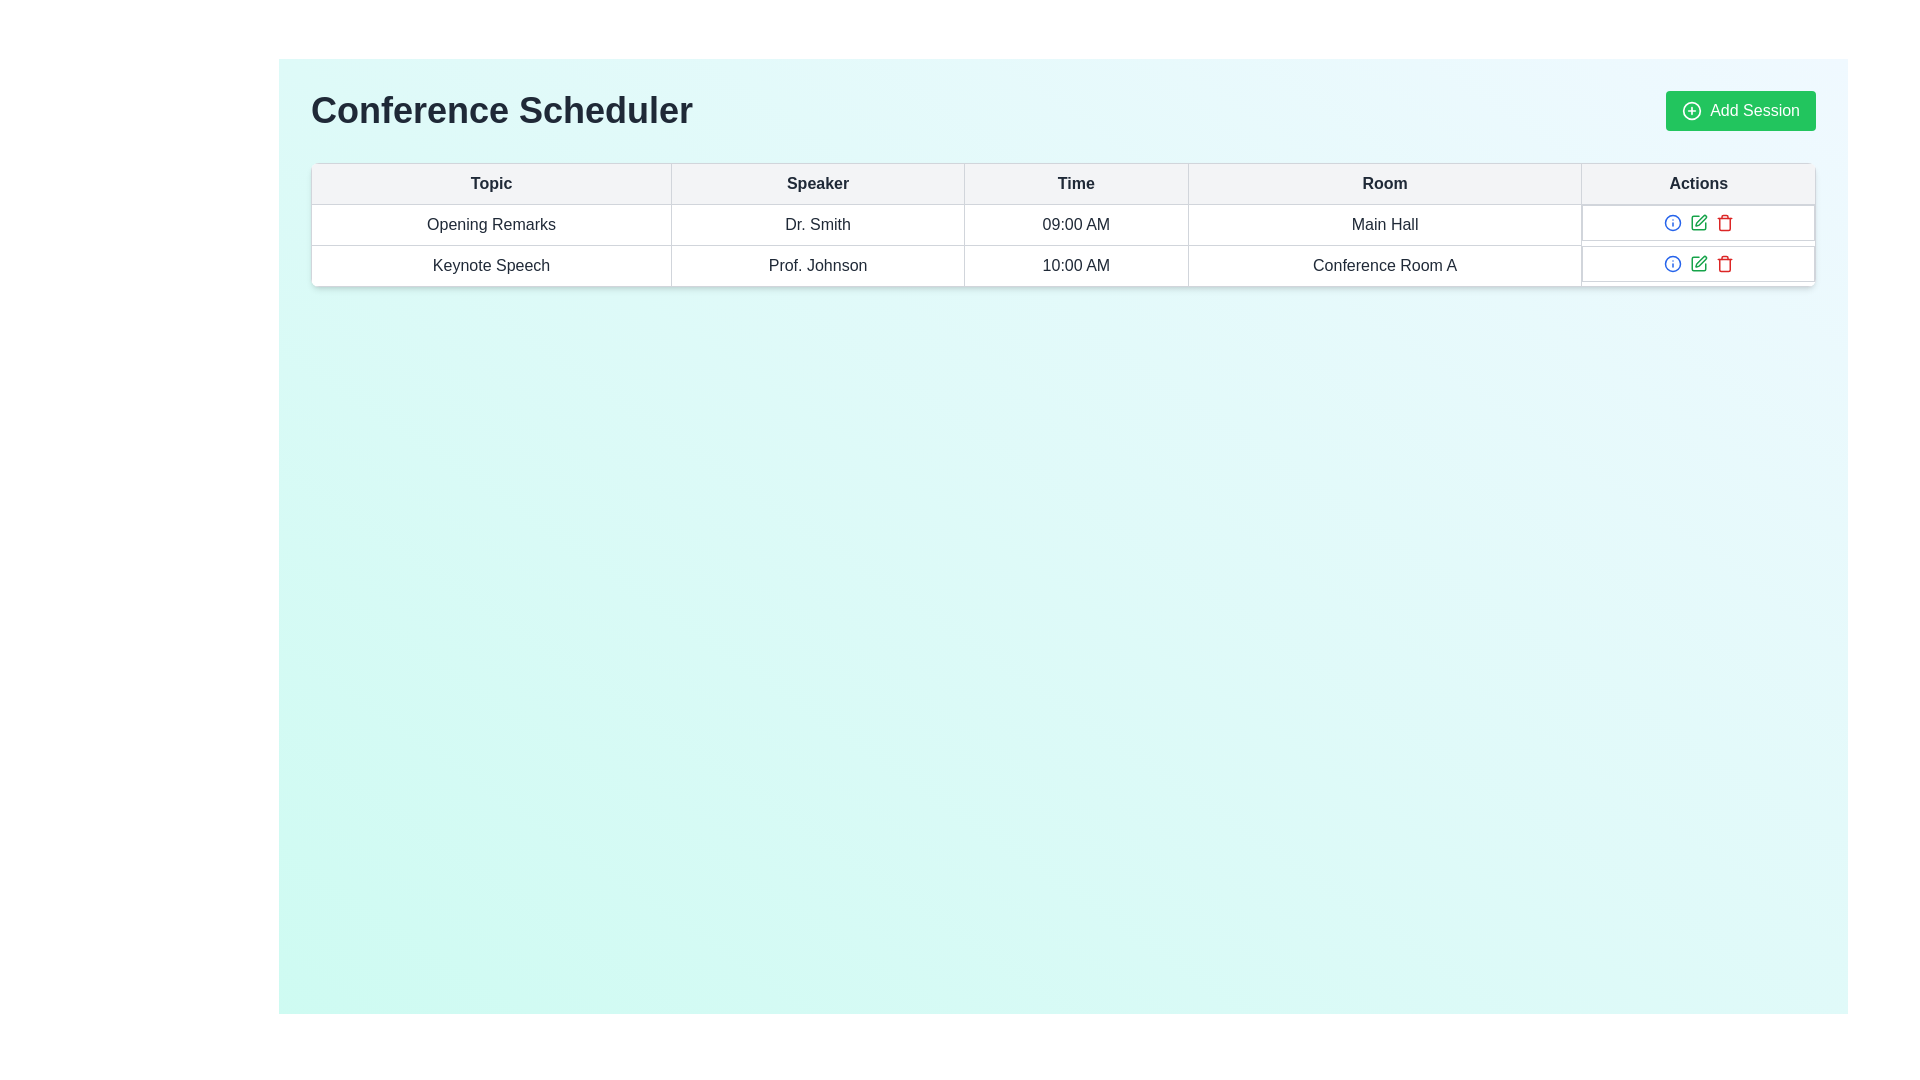 The image size is (1920, 1080). I want to click on the hollow circular SVG element located in the 'Actions' column of the second row, corresponding to the session 'Keynote Speech.', so click(1672, 223).